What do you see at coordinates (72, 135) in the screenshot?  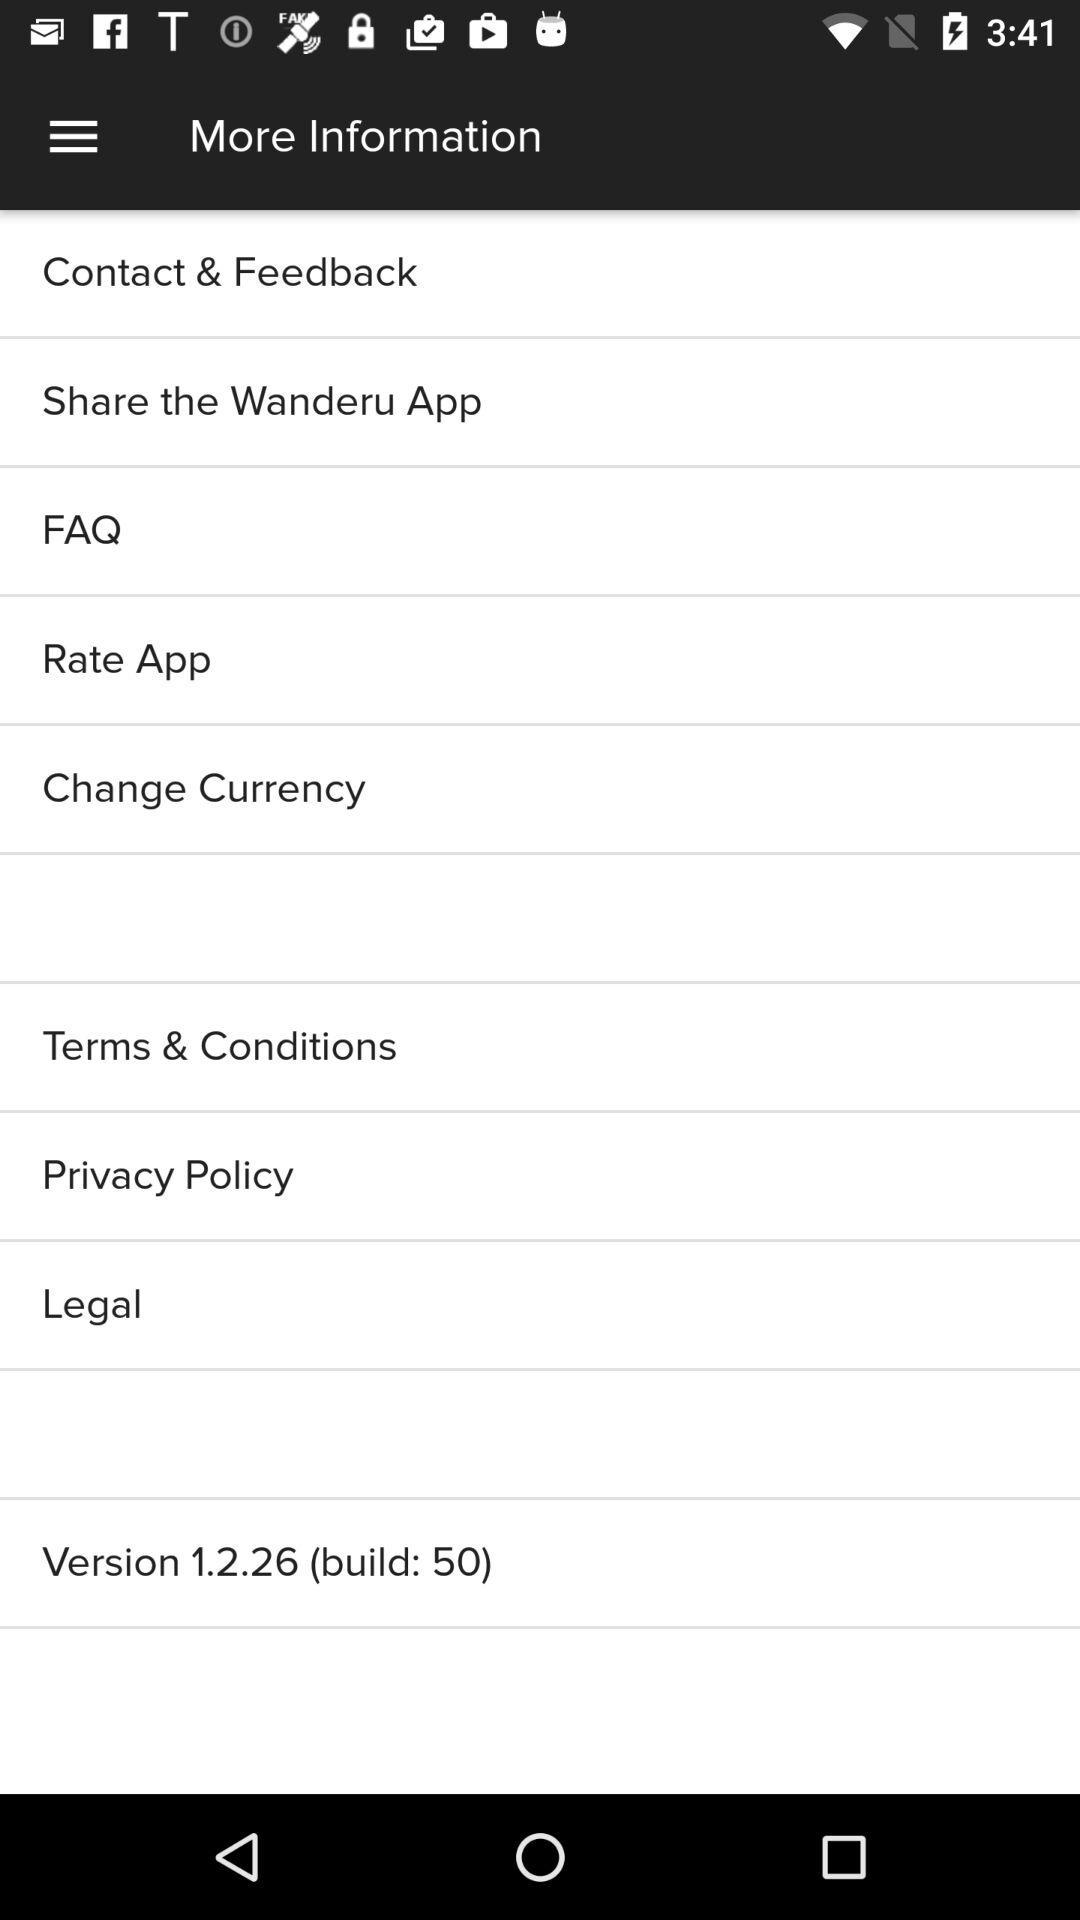 I see `menu icon` at bounding box center [72, 135].